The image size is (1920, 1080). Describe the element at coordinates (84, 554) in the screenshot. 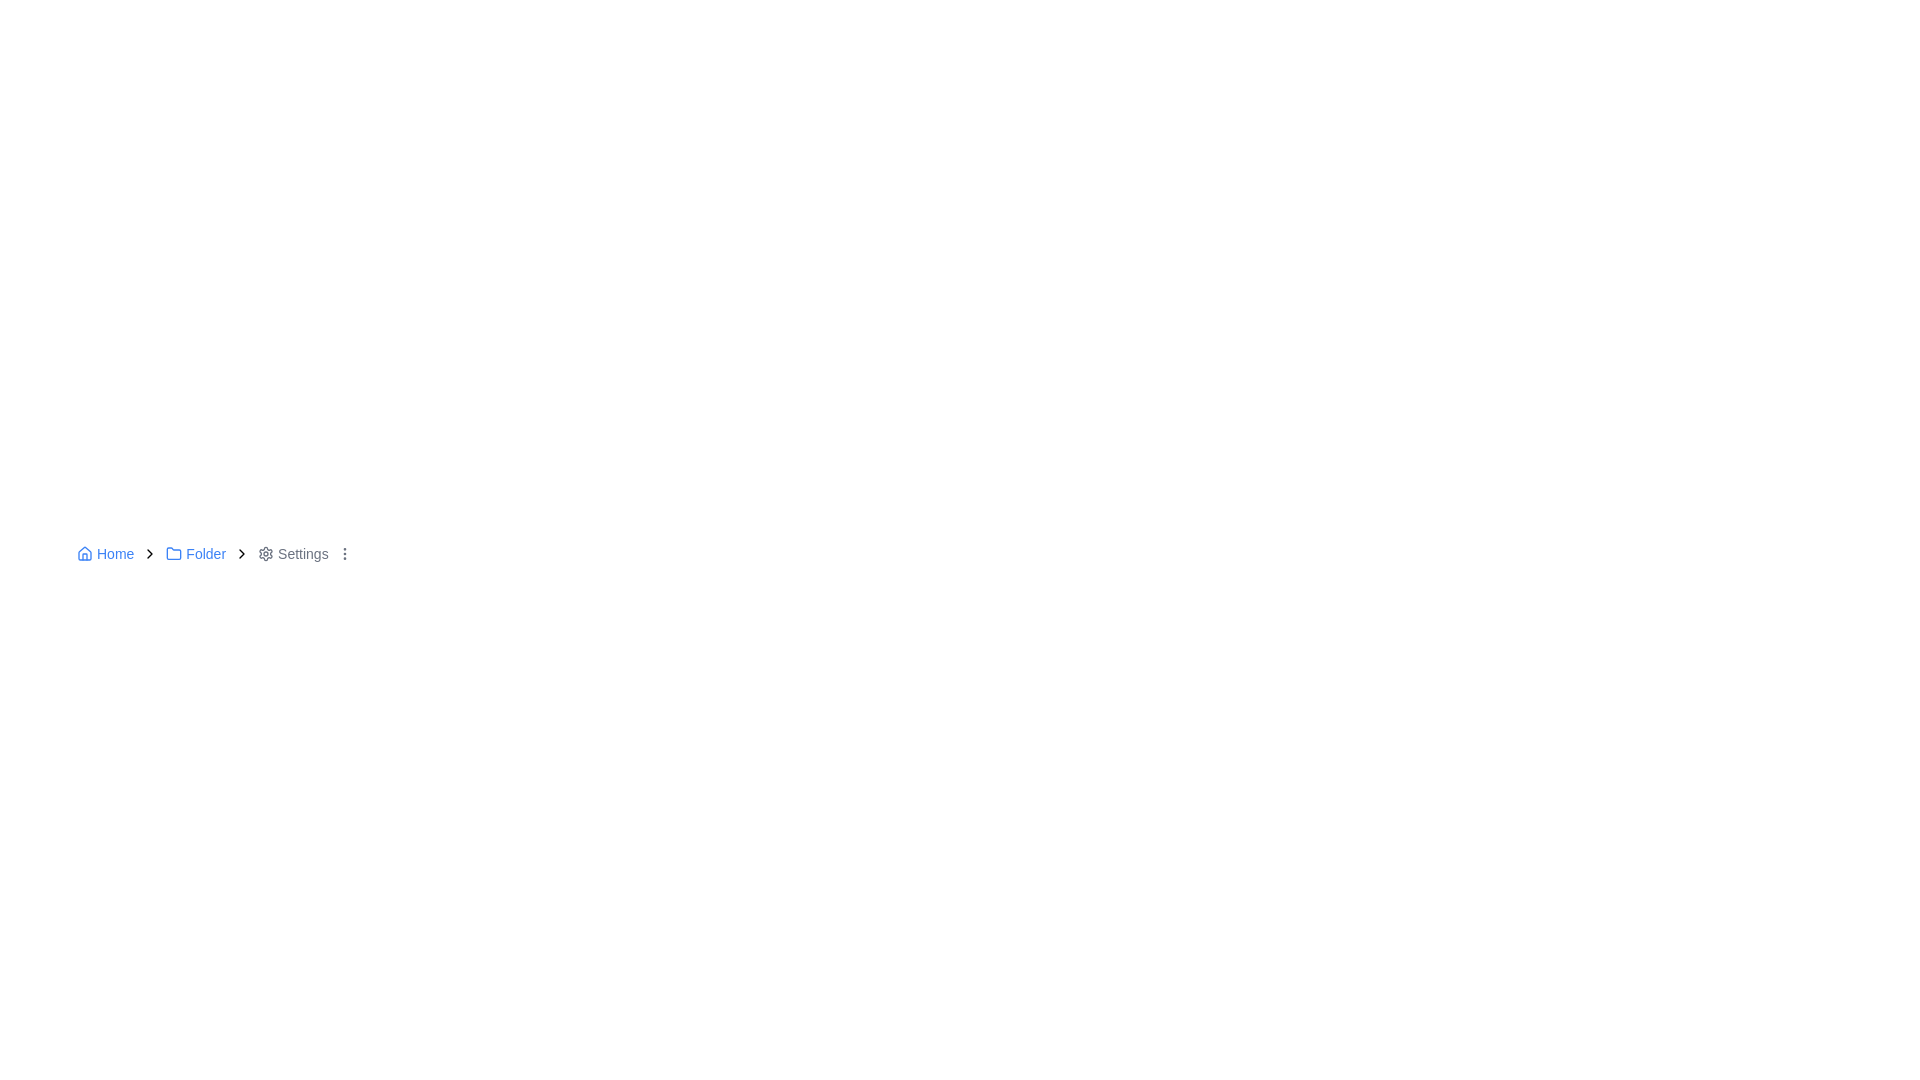

I see `the 'Home' icon in the breadcrumb navigation` at that location.